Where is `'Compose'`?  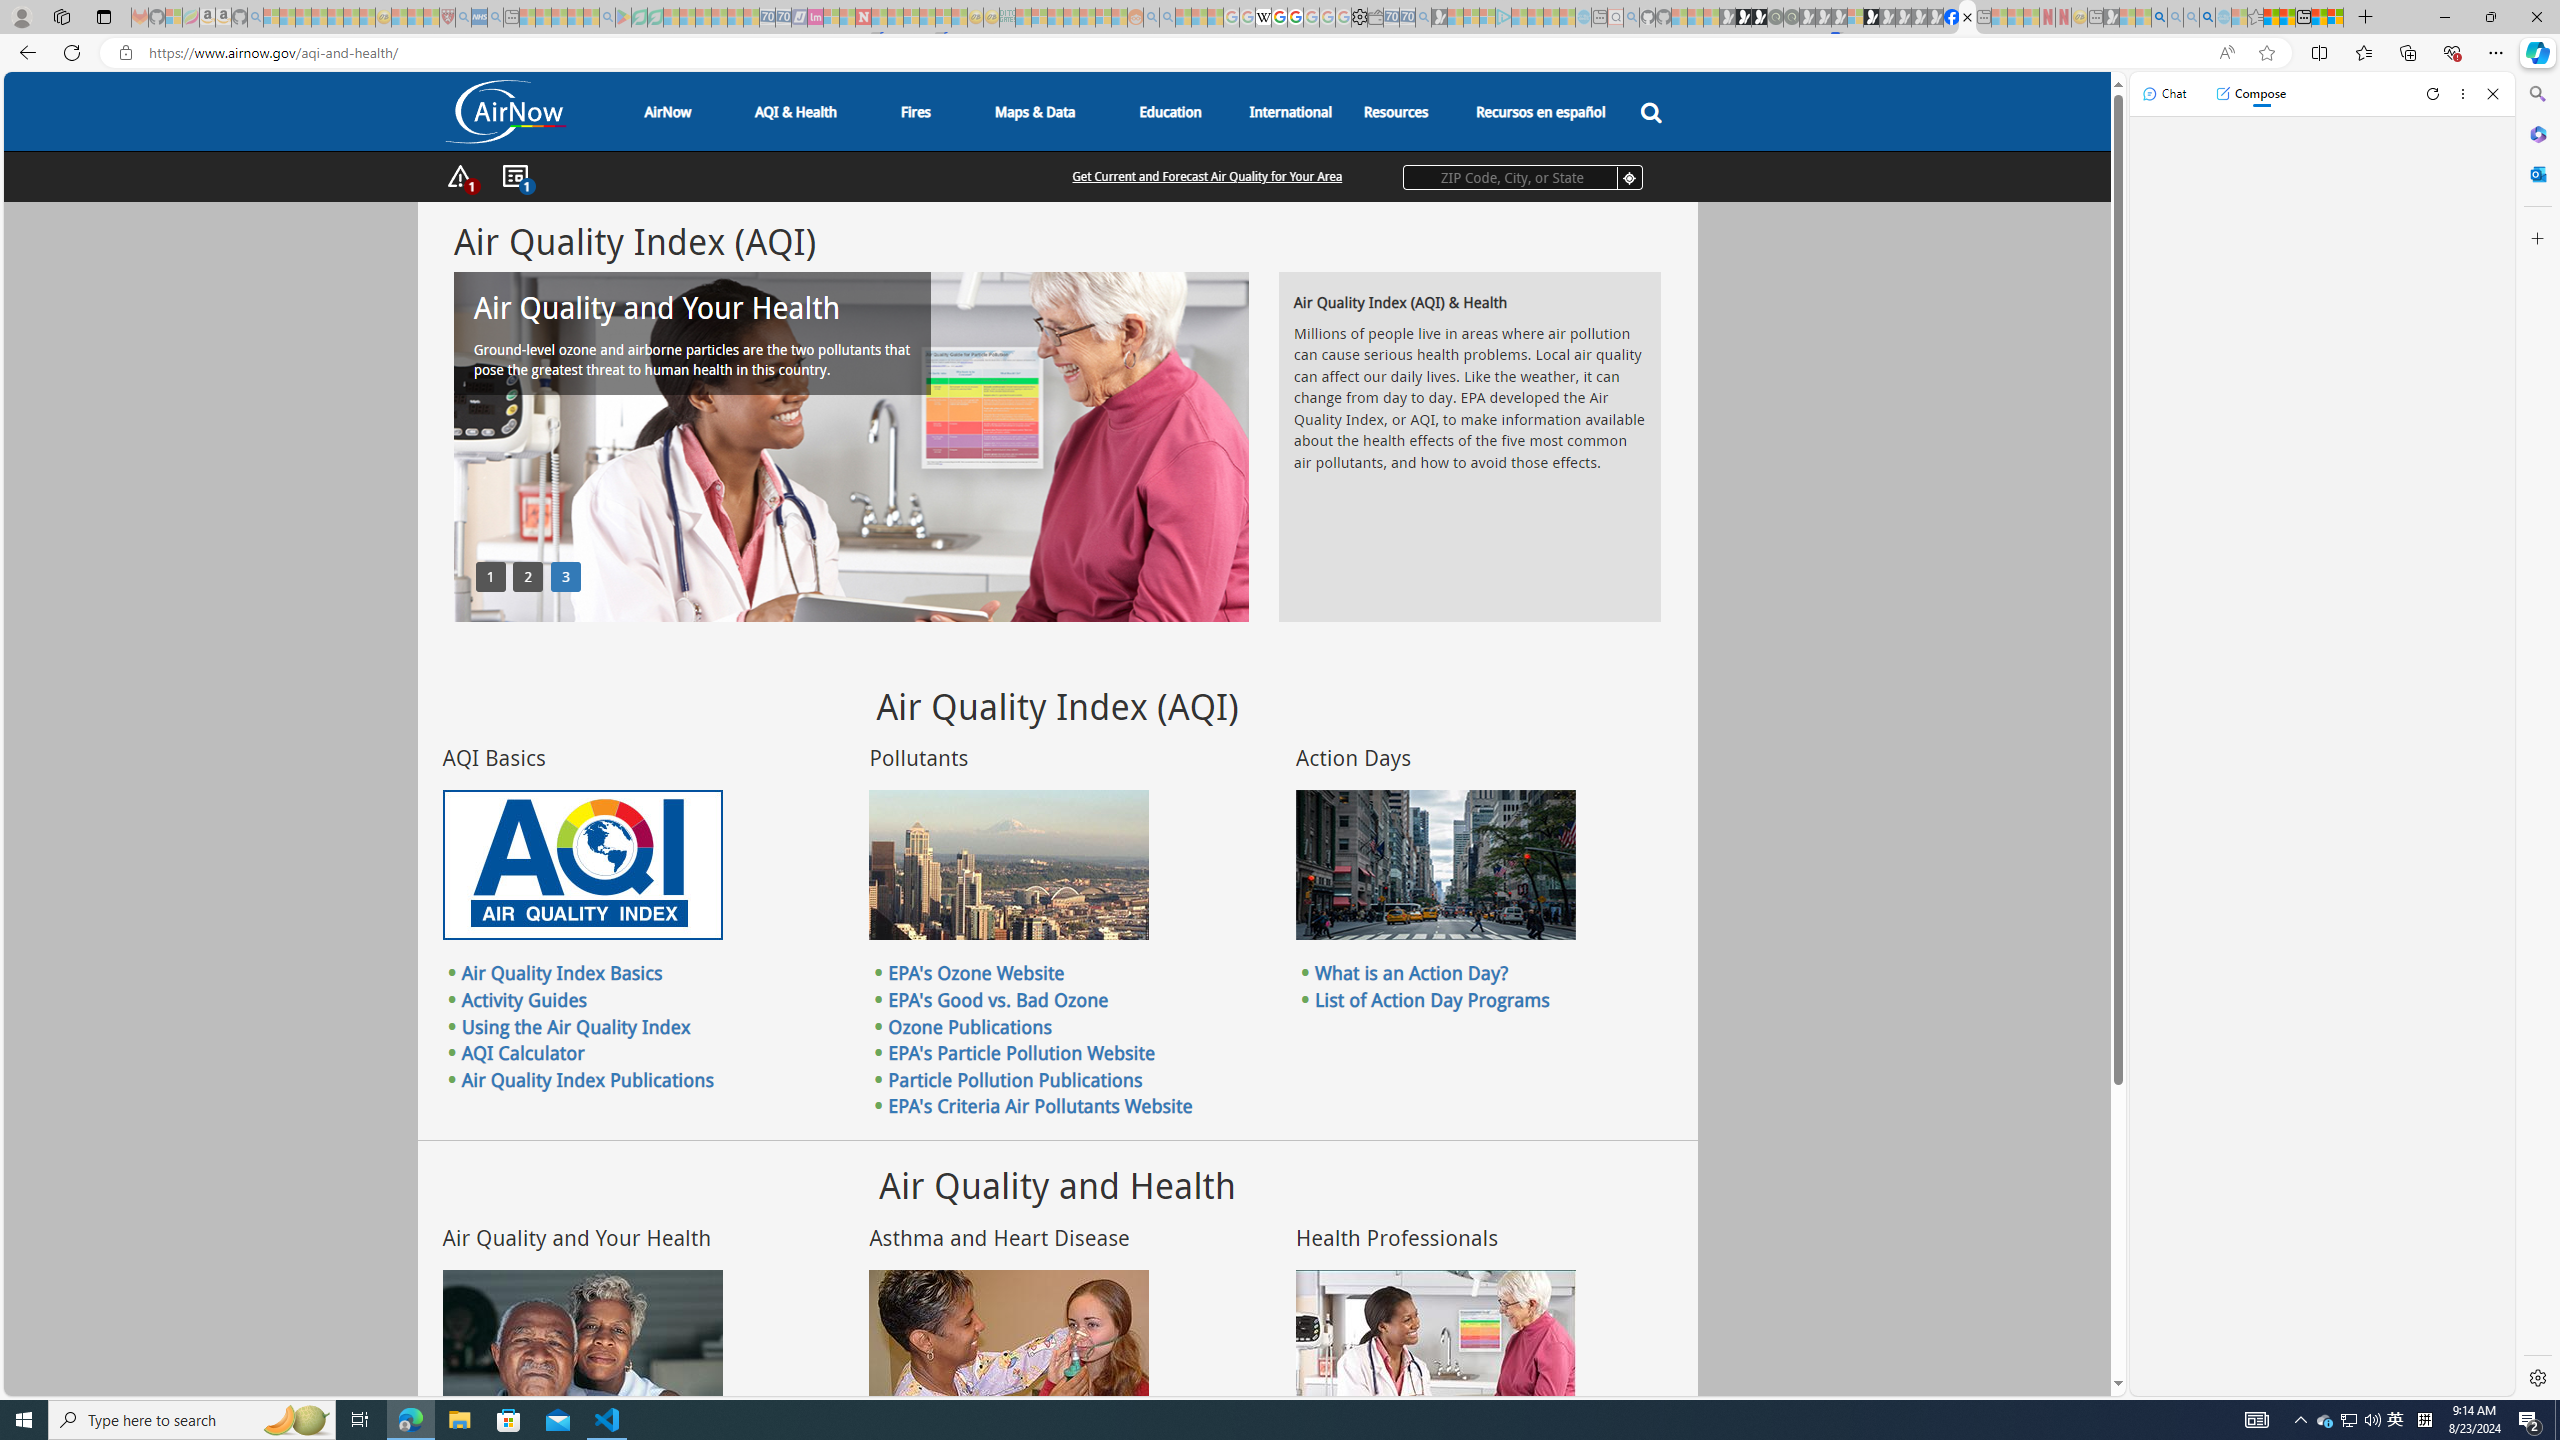 'Compose' is located at coordinates (2250, 92).